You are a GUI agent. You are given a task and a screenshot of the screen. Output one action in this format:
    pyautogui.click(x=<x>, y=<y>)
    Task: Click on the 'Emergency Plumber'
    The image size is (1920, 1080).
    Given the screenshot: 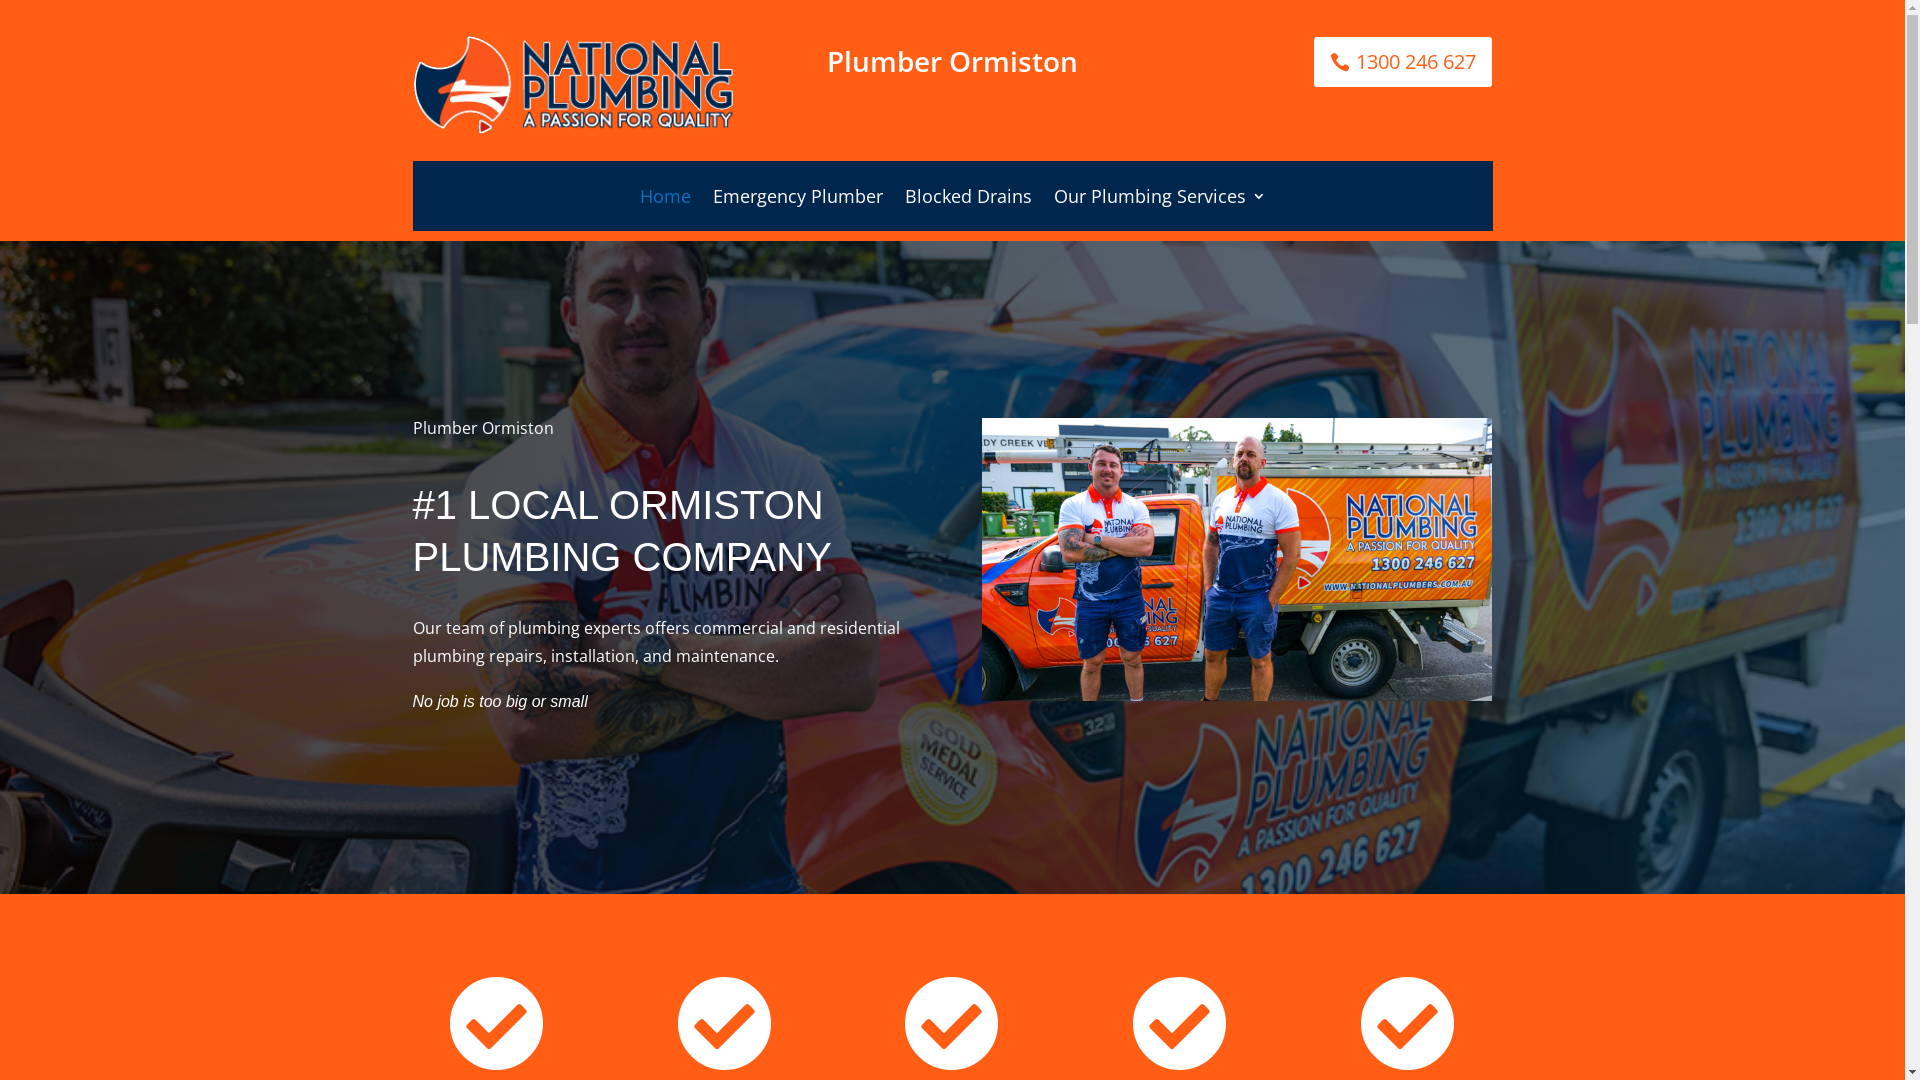 What is the action you would take?
    pyautogui.click(x=795, y=200)
    